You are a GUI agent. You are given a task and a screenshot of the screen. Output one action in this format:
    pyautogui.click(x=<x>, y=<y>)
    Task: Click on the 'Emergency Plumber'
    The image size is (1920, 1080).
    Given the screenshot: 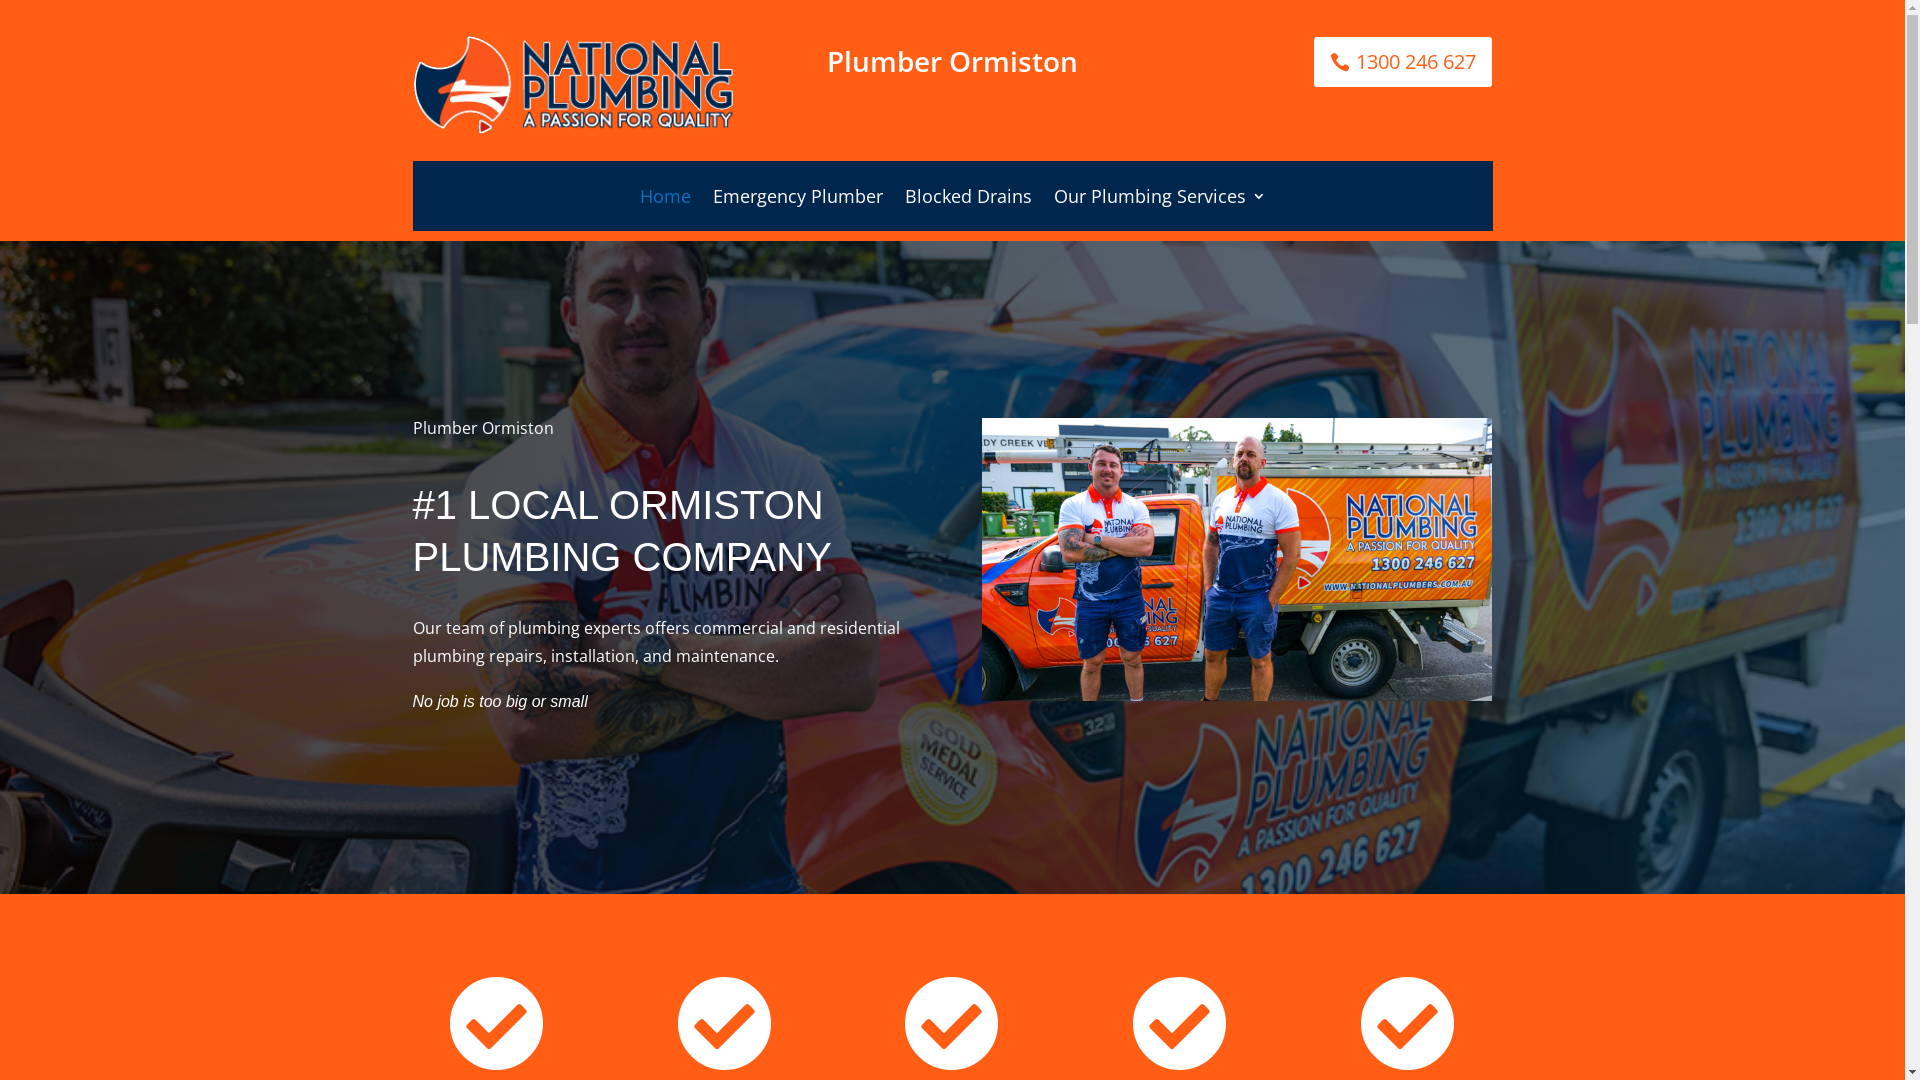 What is the action you would take?
    pyautogui.click(x=795, y=200)
    